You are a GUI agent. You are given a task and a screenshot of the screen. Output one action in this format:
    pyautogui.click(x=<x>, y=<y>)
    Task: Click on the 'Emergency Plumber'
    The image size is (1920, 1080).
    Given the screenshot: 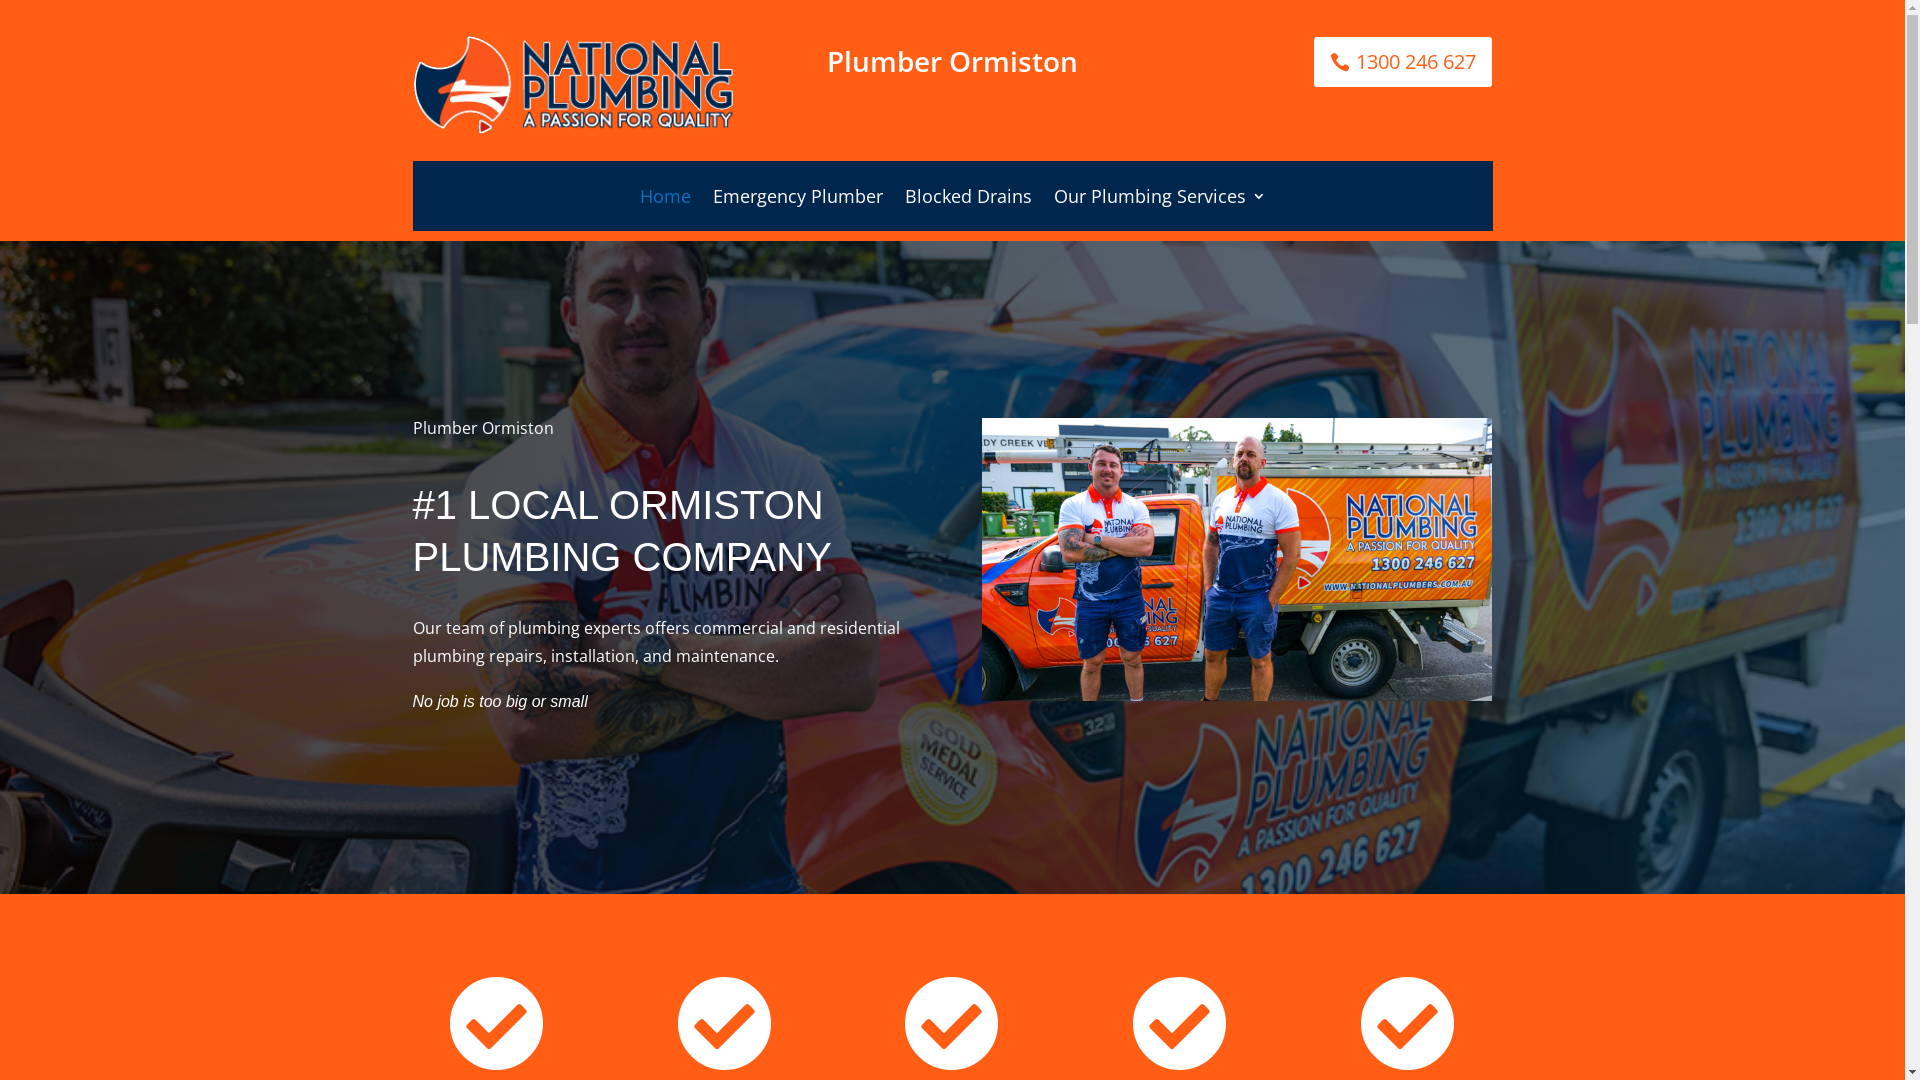 What is the action you would take?
    pyautogui.click(x=795, y=200)
    